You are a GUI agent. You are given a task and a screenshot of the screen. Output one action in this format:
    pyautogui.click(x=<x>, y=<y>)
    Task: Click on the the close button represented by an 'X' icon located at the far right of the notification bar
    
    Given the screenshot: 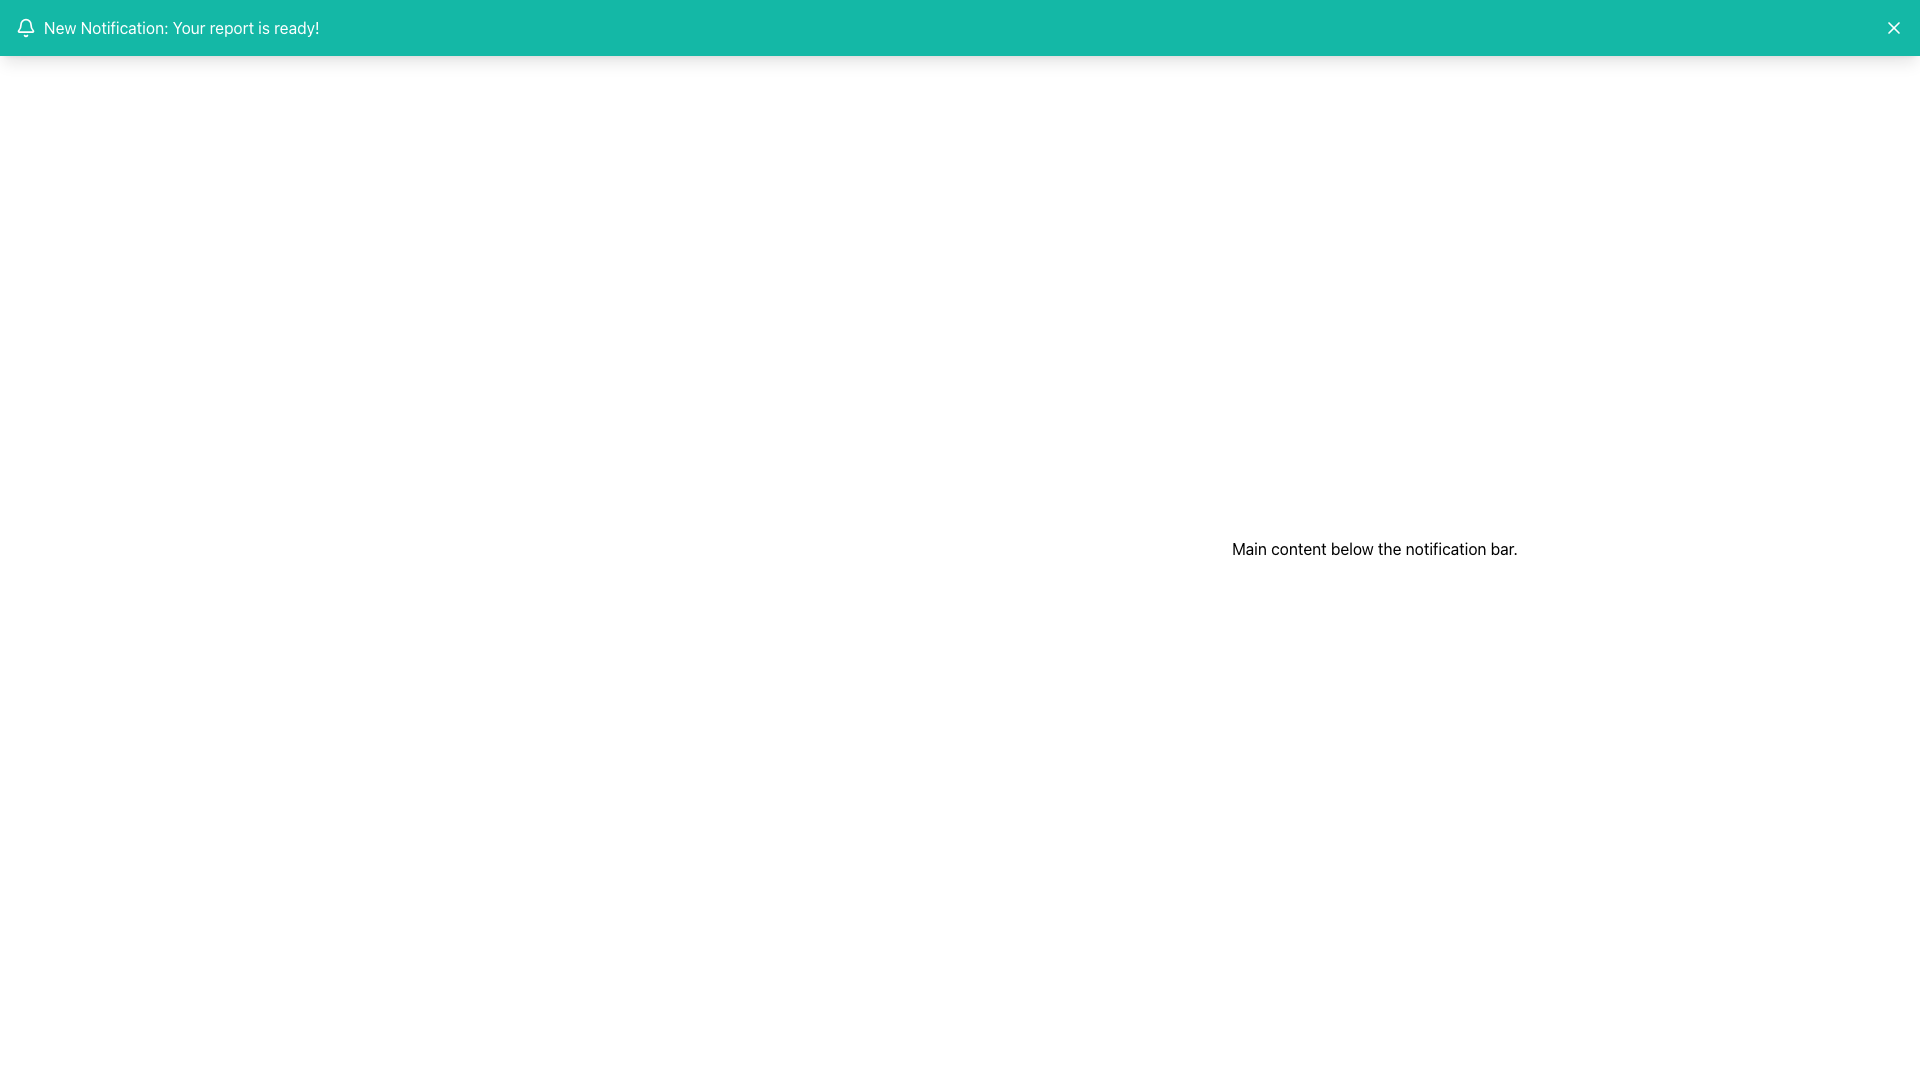 What is the action you would take?
    pyautogui.click(x=1893, y=27)
    